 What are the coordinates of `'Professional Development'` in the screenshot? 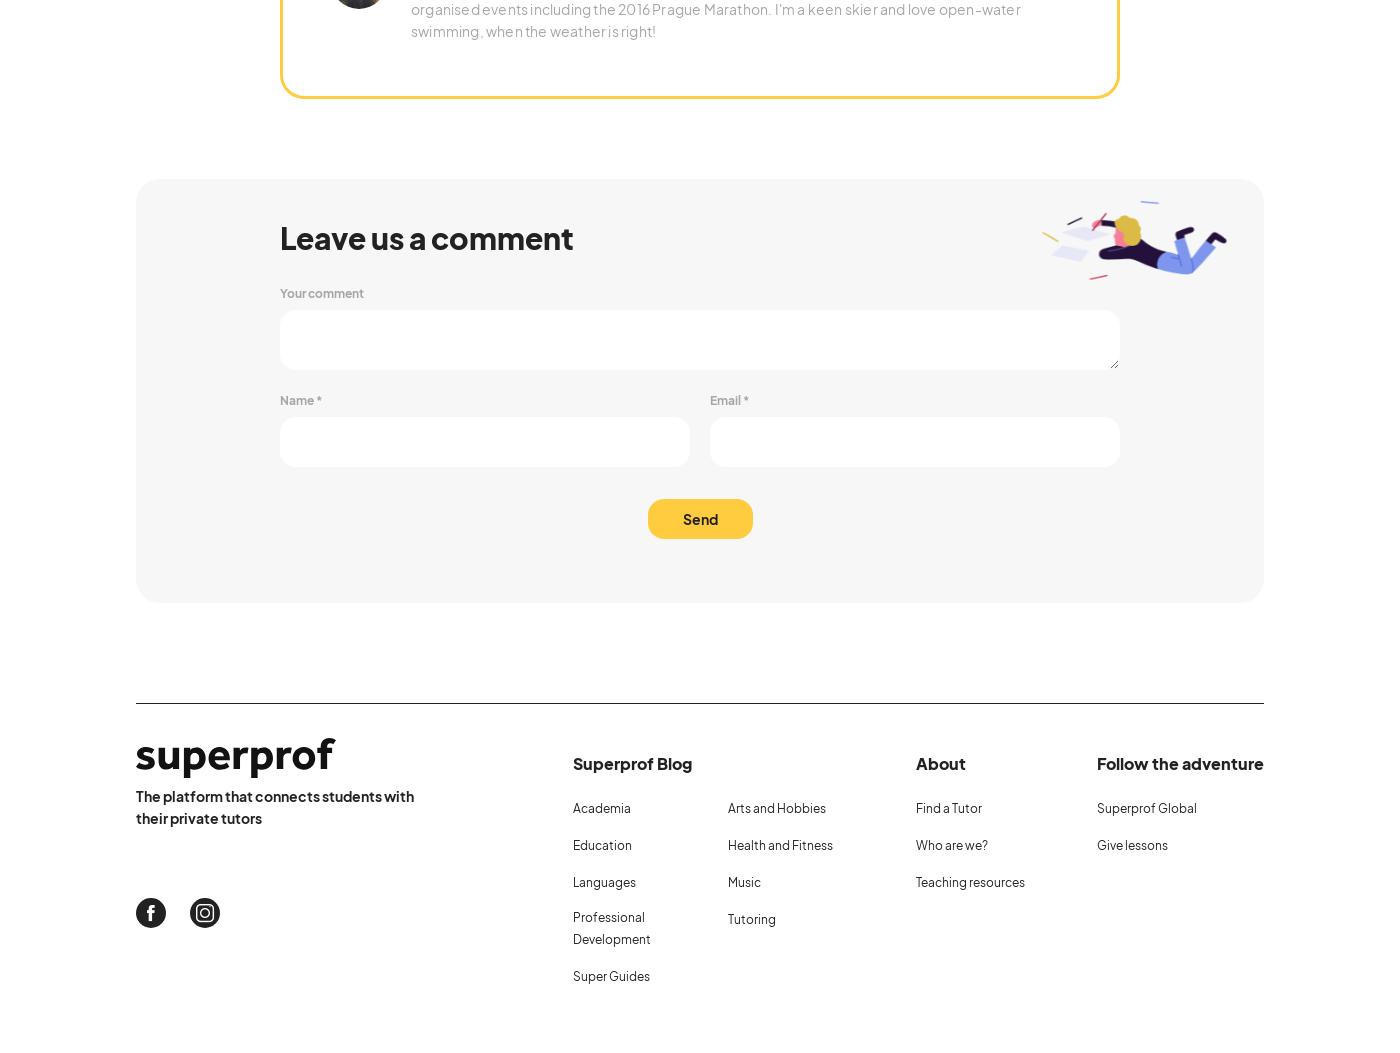 It's located at (610, 926).